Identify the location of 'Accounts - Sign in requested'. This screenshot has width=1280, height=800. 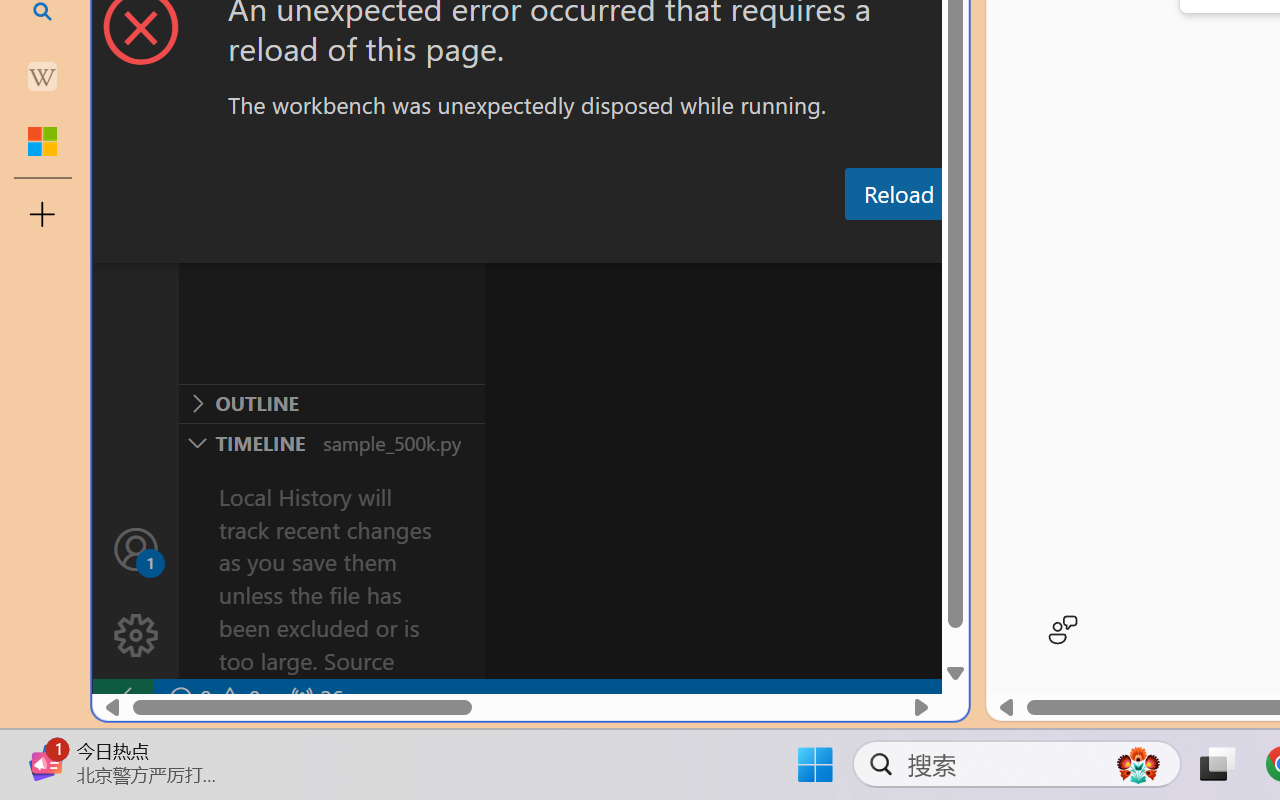
(134, 548).